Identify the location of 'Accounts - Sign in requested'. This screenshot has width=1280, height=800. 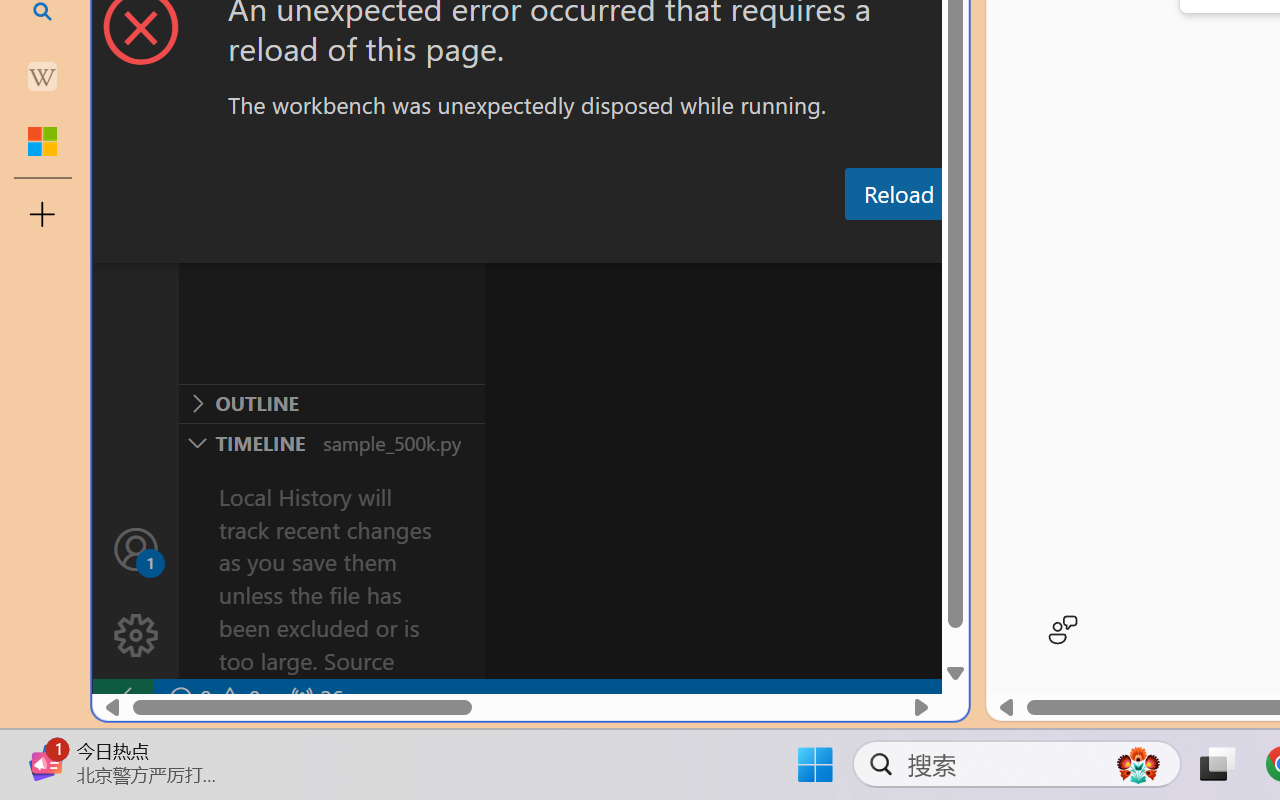
(134, 548).